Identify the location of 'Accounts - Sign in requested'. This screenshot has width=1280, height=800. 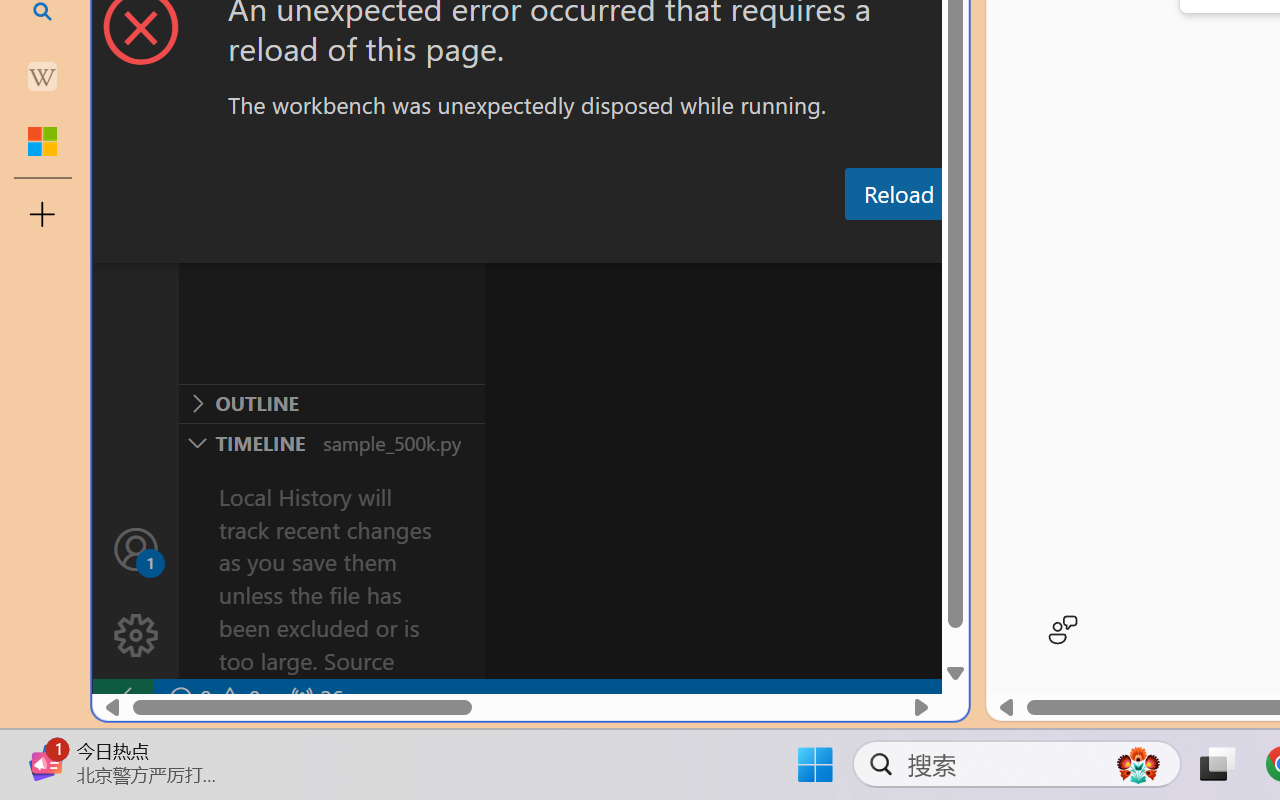
(134, 548).